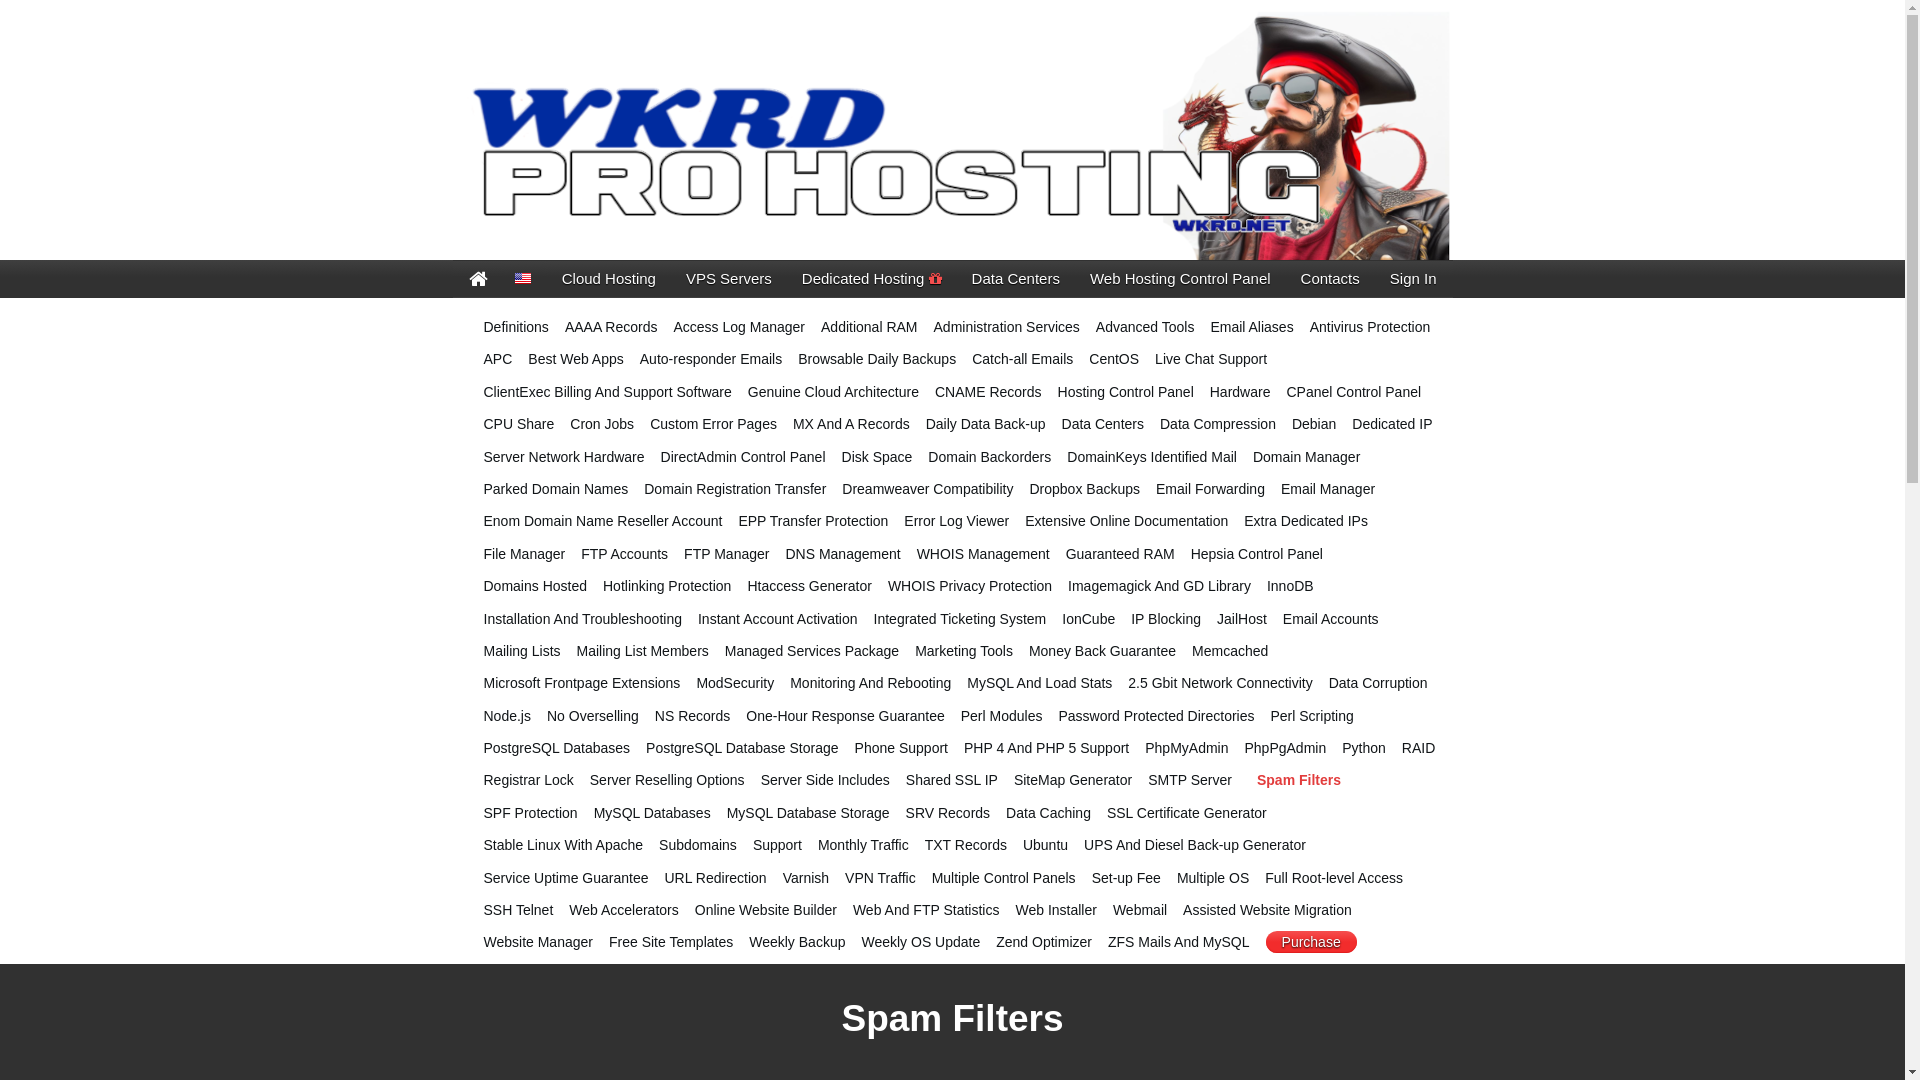 This screenshot has width=1920, height=1080. What do you see at coordinates (715, 877) in the screenshot?
I see `'URL Redirection'` at bounding box center [715, 877].